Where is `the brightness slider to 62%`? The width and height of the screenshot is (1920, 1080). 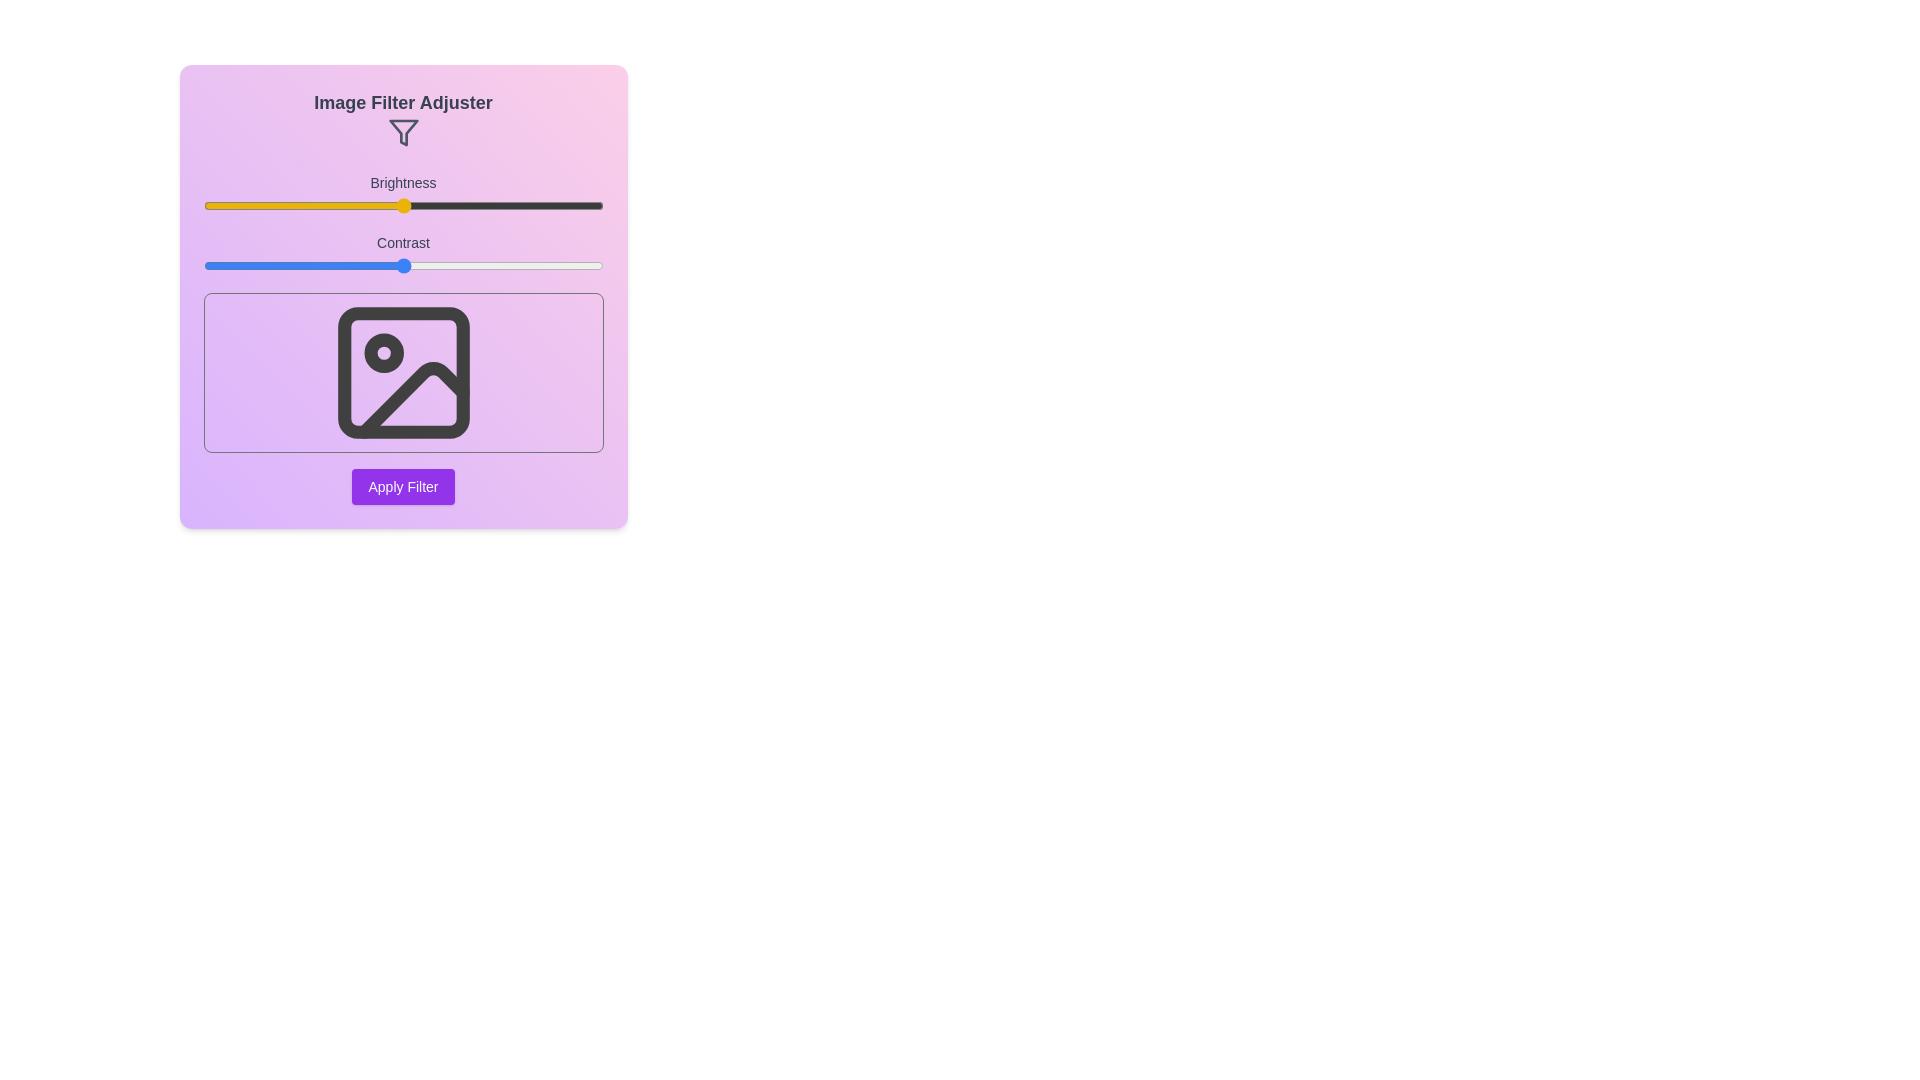
the brightness slider to 62% is located at coordinates (450, 205).